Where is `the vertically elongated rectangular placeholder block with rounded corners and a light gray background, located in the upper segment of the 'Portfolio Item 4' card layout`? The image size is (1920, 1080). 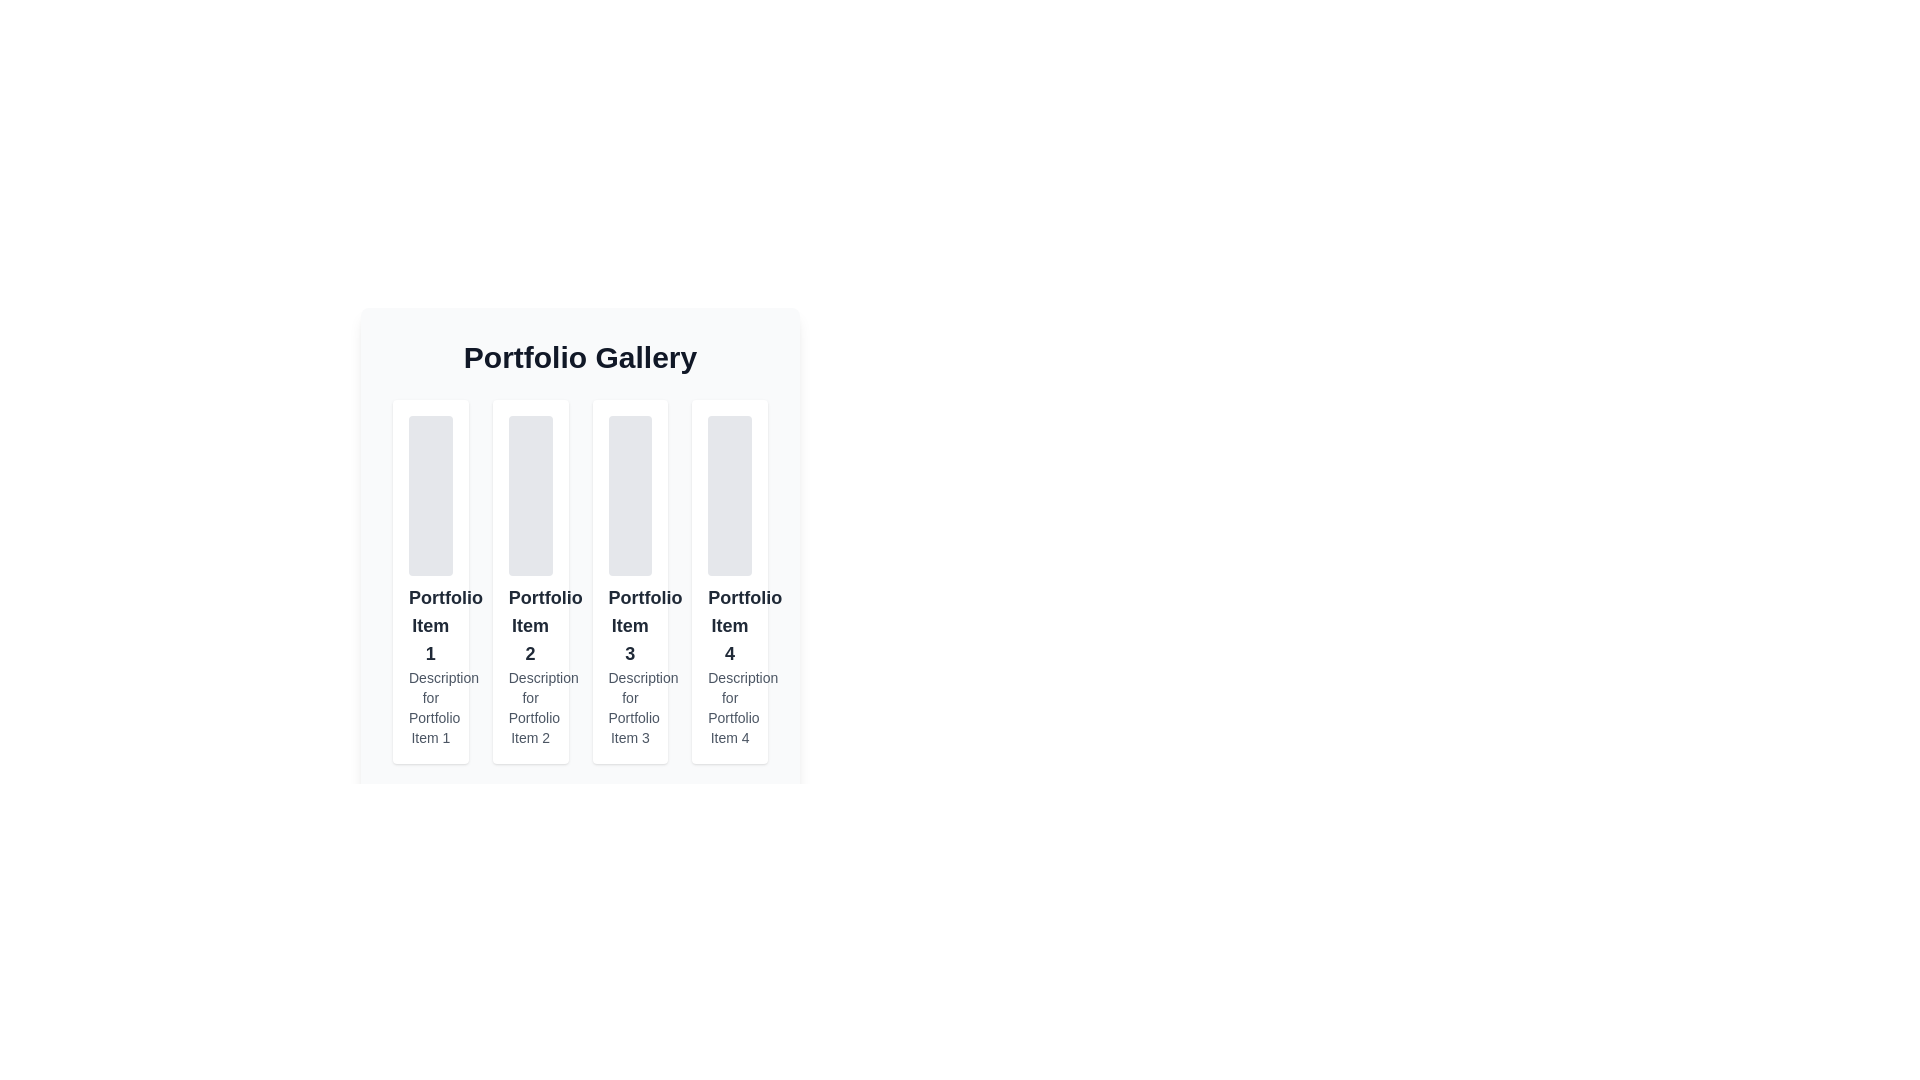 the vertically elongated rectangular placeholder block with rounded corners and a light gray background, located in the upper segment of the 'Portfolio Item 4' card layout is located at coordinates (729, 495).